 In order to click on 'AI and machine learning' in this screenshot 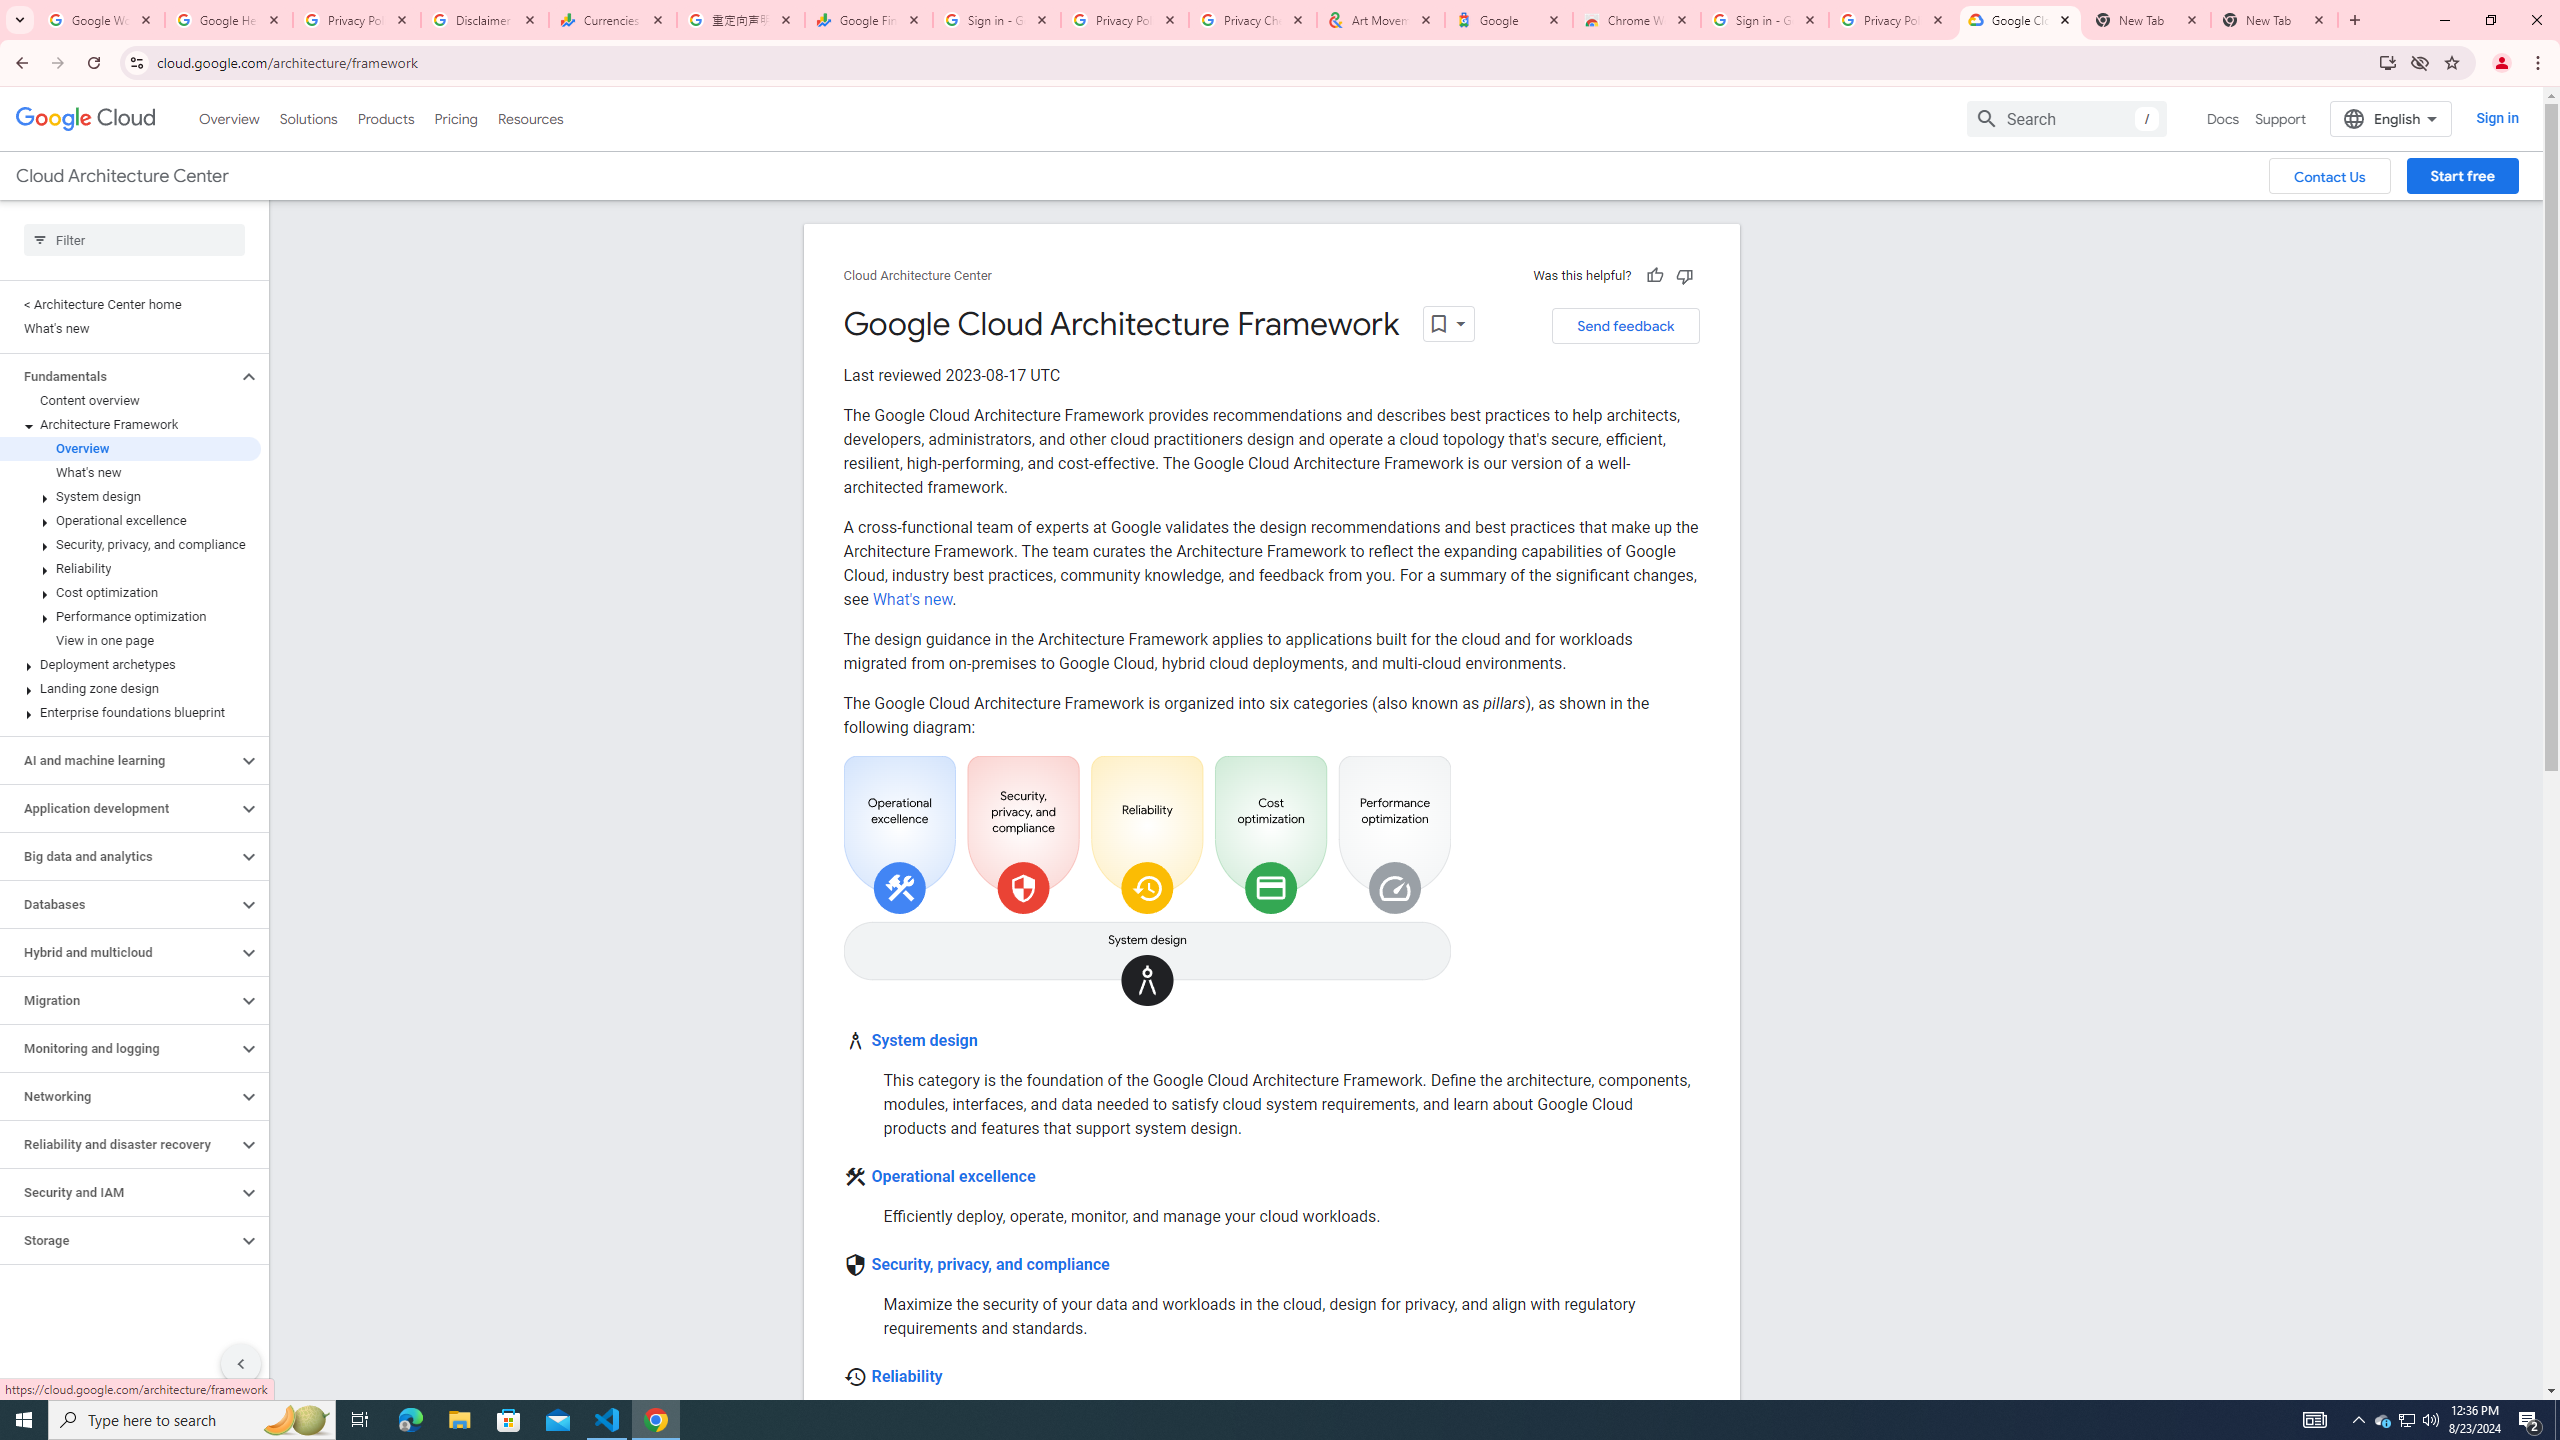, I will do `click(118, 761)`.